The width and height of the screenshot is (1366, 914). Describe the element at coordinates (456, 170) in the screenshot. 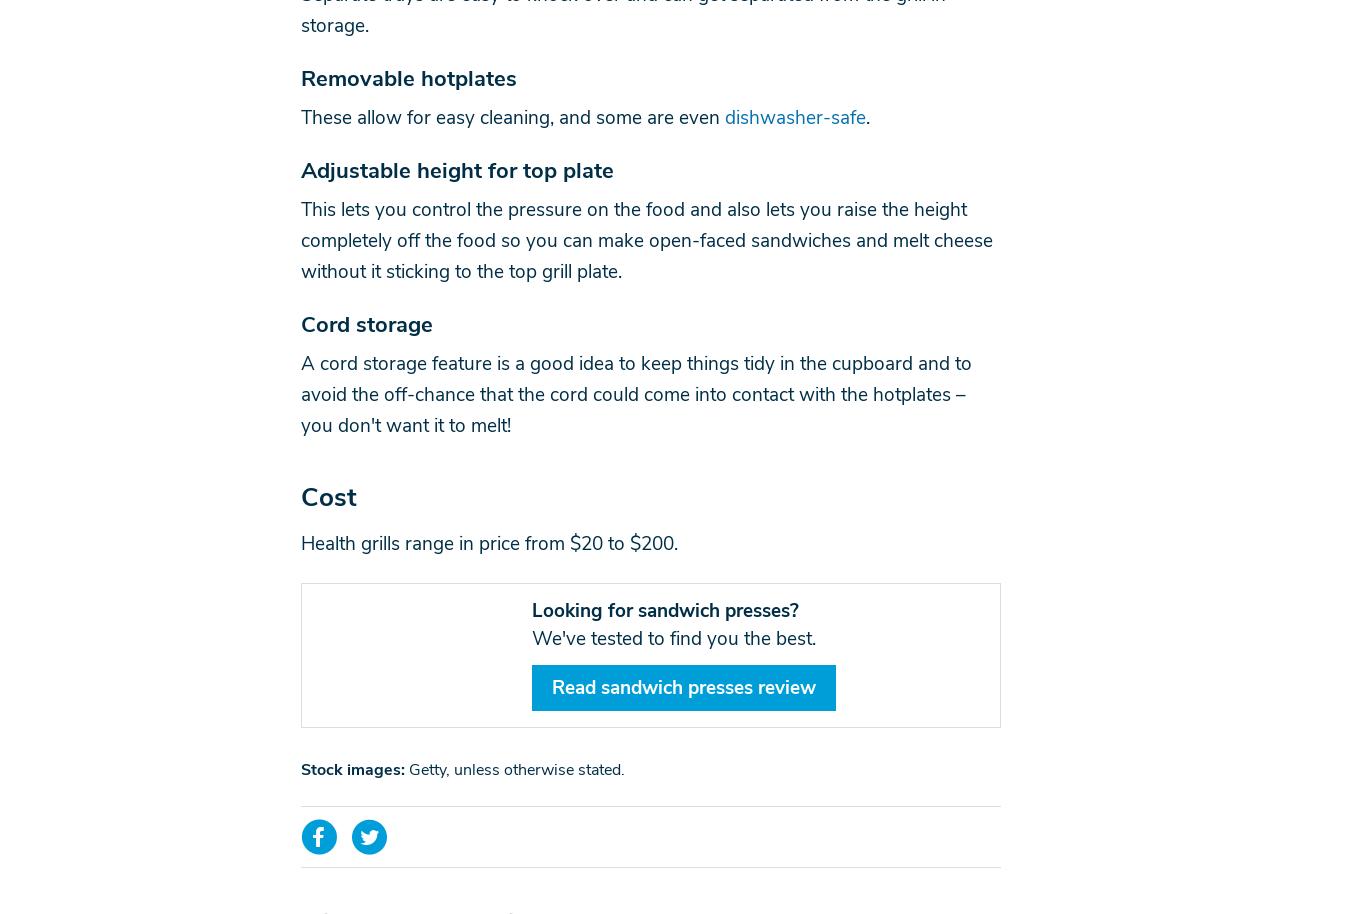

I see `'Adjustable height for top plate'` at that location.